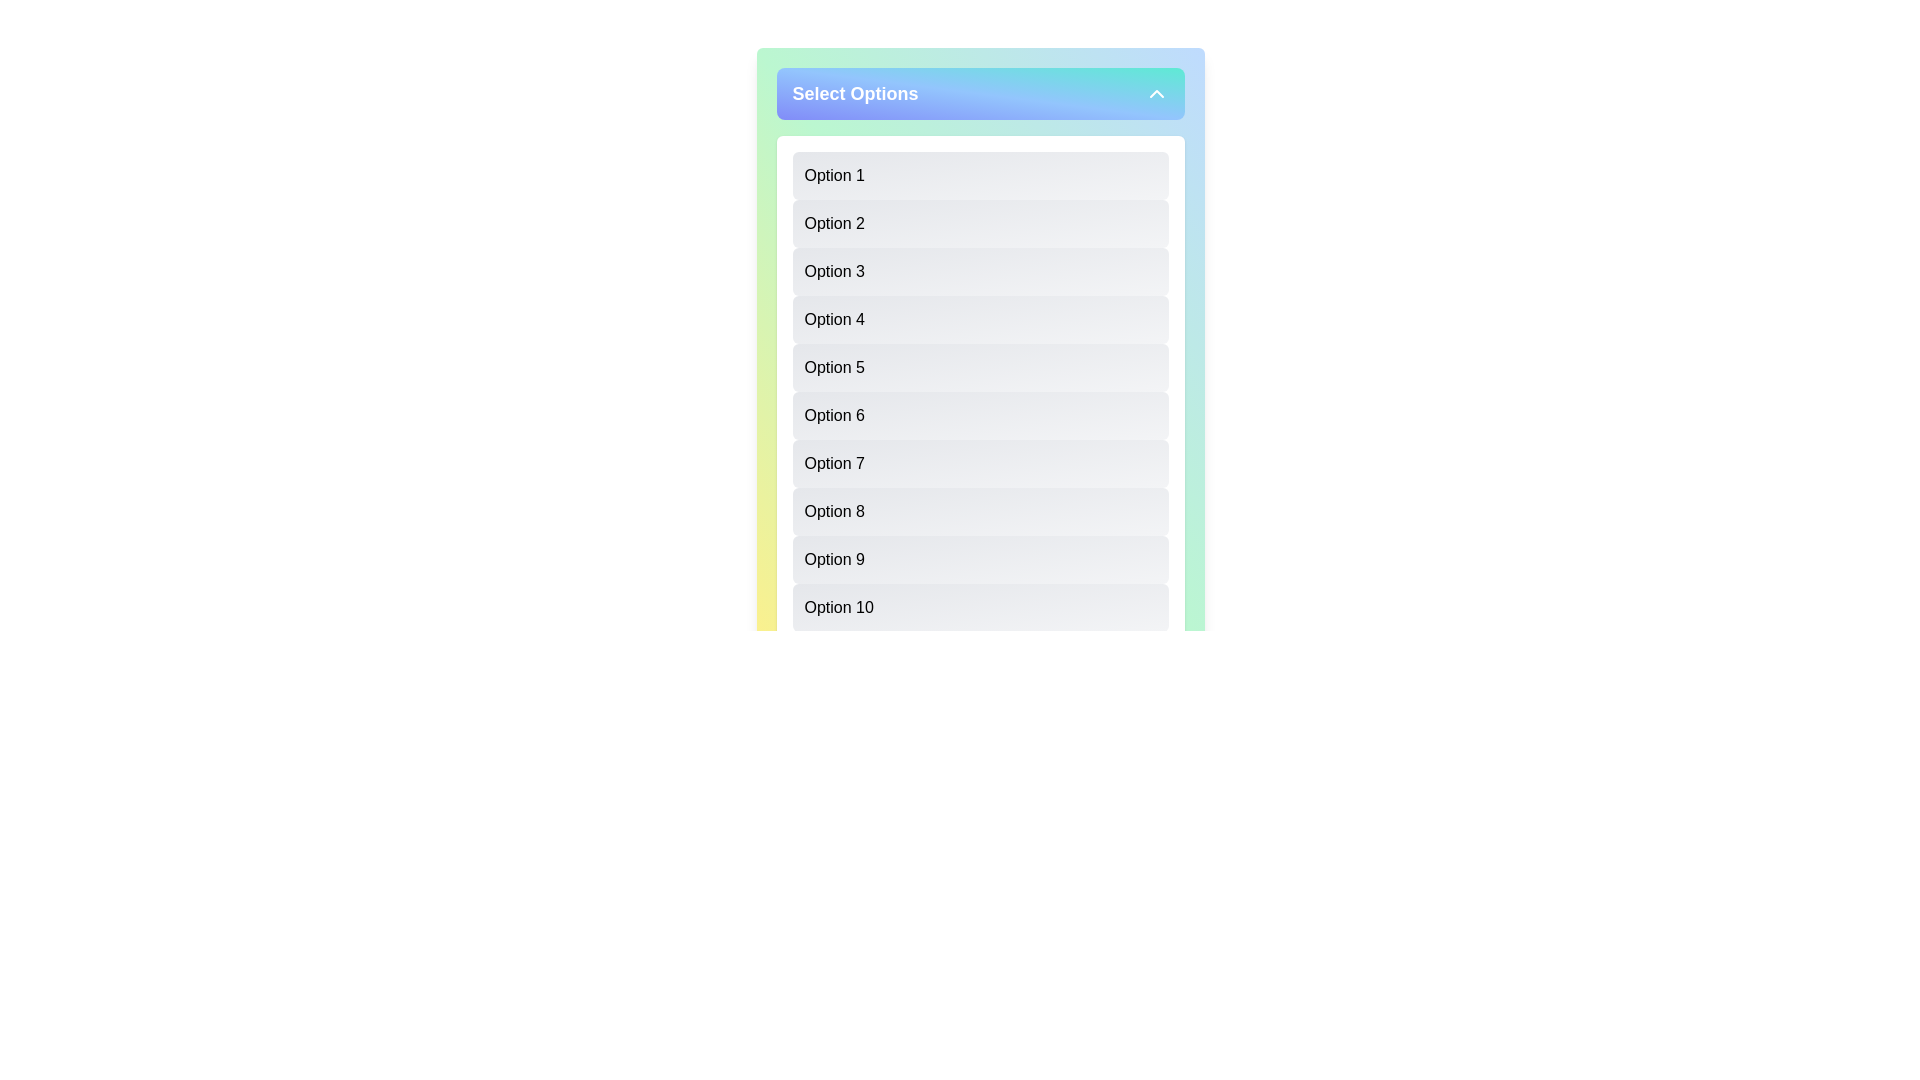 The image size is (1920, 1080). Describe the element at coordinates (834, 319) in the screenshot. I see `the text label displaying 'Option 4'` at that location.